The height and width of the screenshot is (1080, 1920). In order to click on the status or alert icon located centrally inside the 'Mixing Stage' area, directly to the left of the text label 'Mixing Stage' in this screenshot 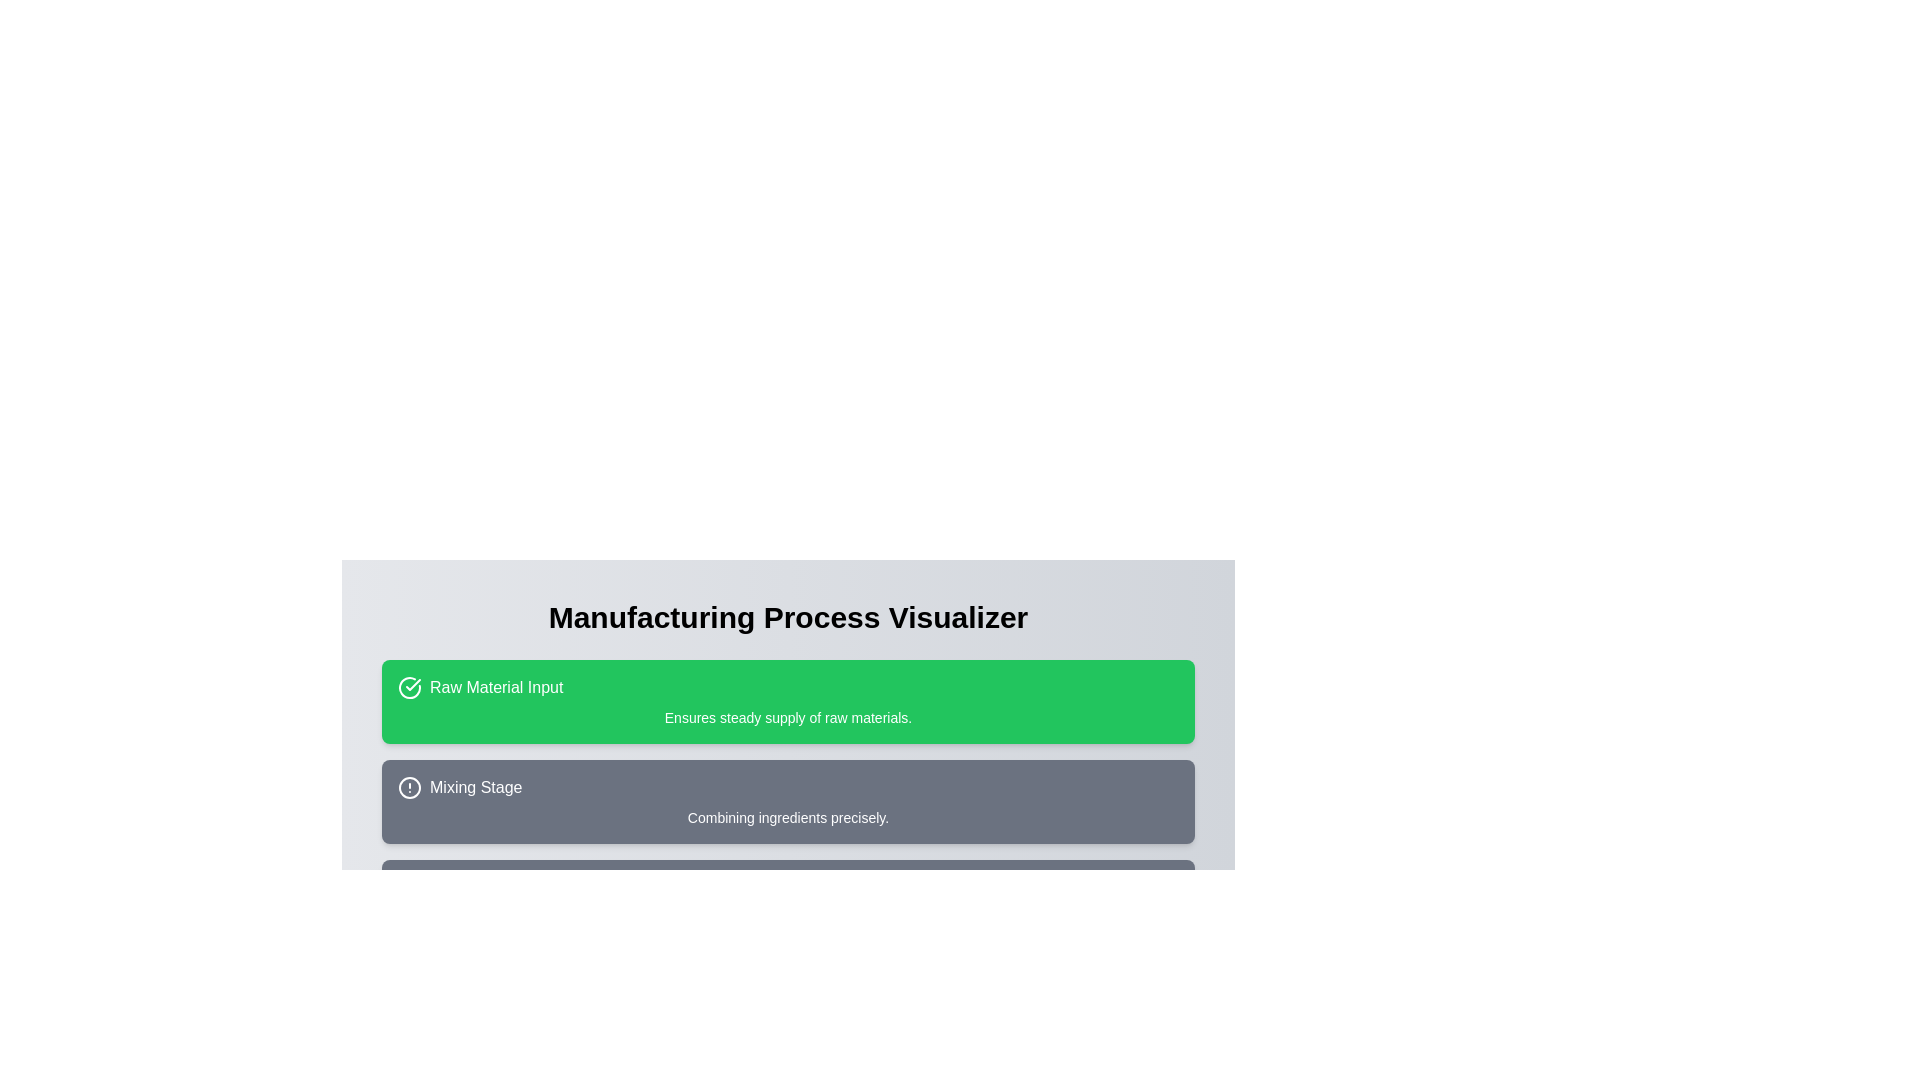, I will do `click(408, 786)`.